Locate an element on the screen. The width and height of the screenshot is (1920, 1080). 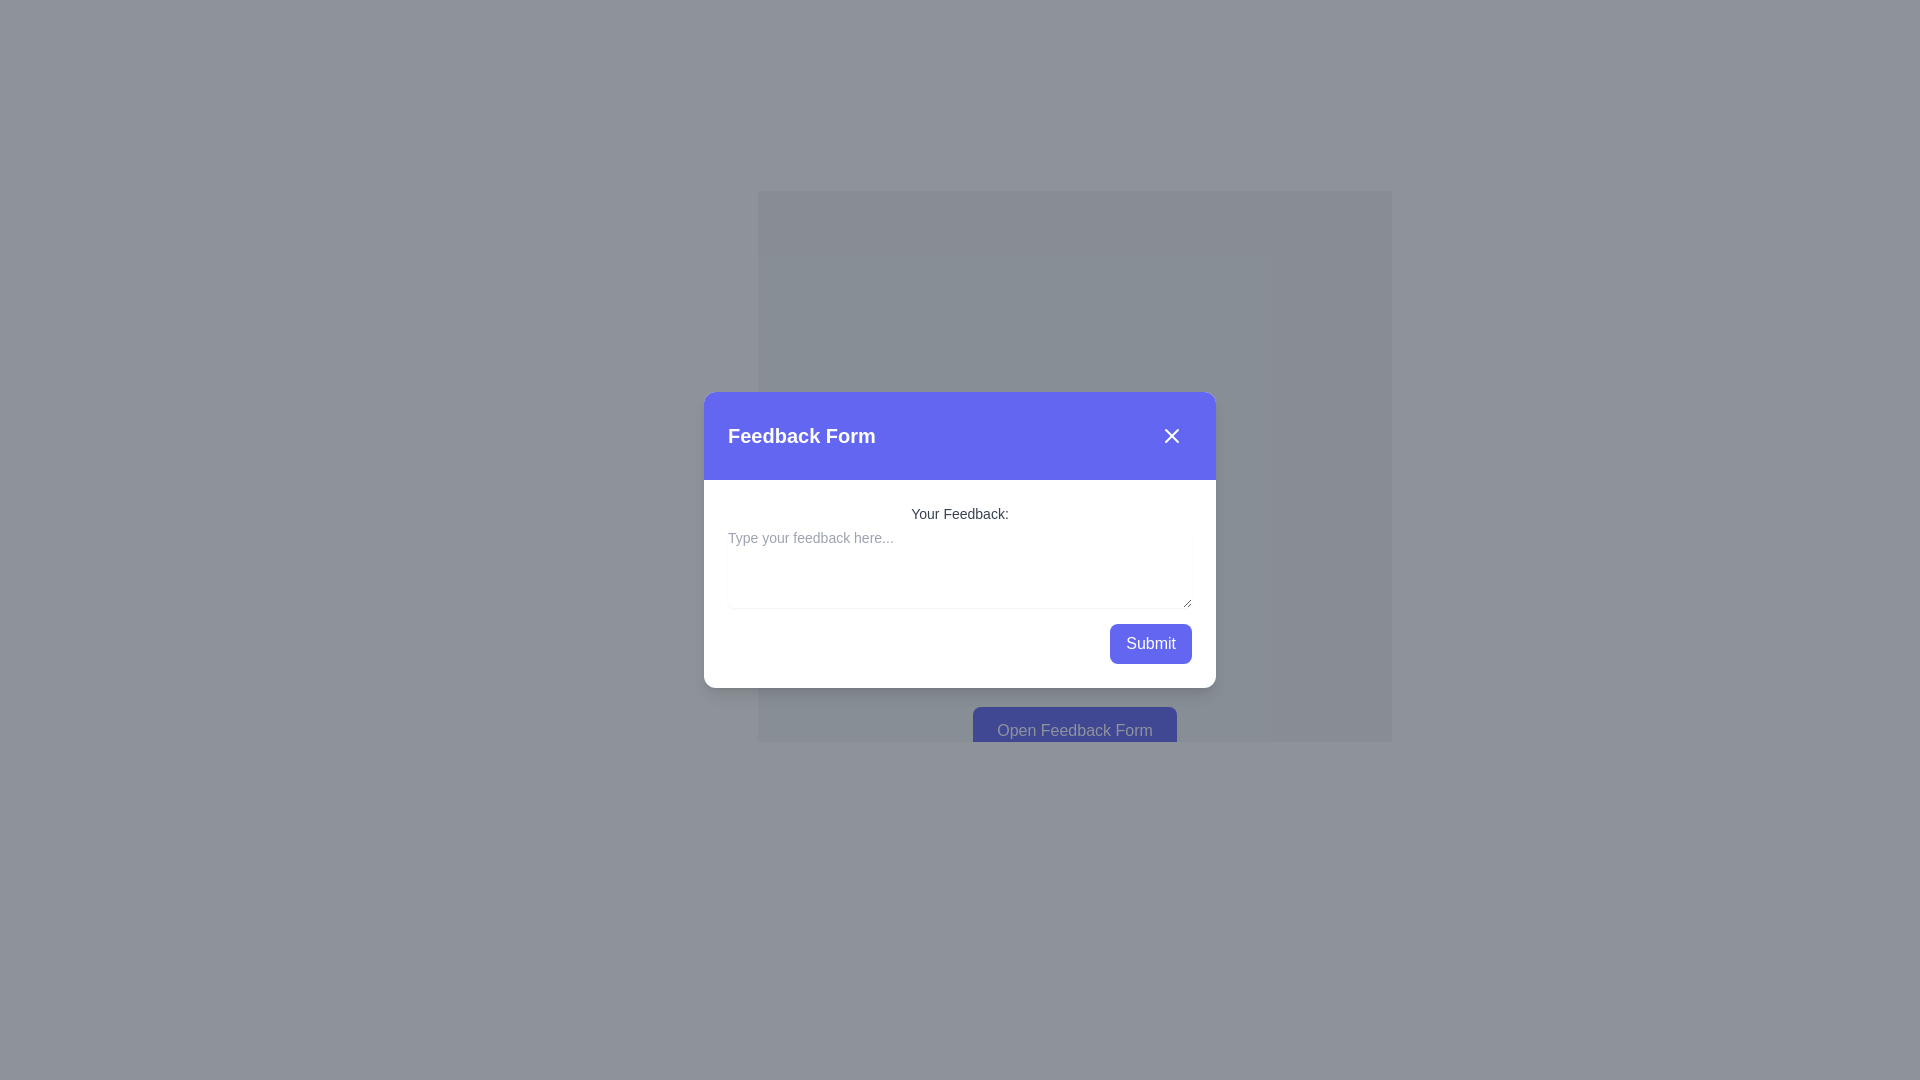
the submit button located at the bottom-right corner of the feedback form modal is located at coordinates (1151, 644).